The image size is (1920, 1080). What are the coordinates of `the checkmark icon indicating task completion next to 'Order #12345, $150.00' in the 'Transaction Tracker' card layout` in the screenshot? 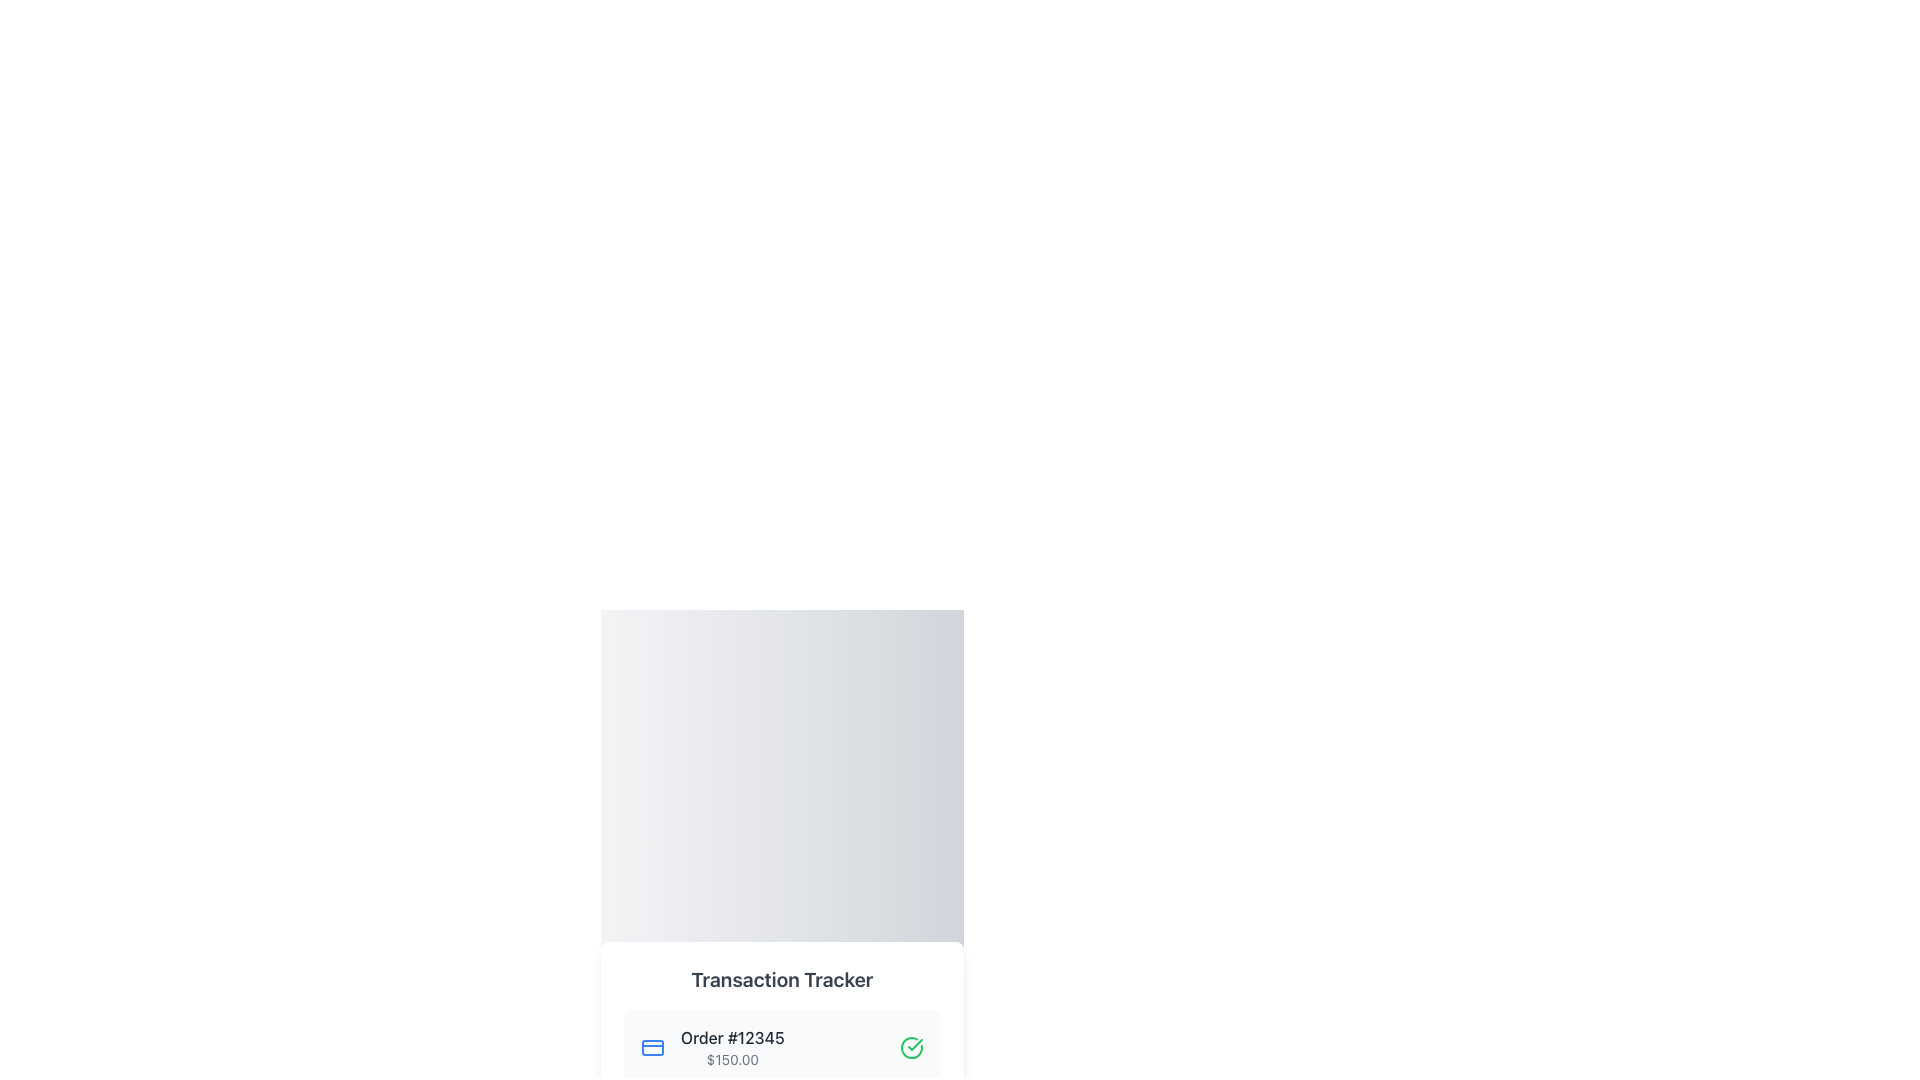 It's located at (914, 1044).